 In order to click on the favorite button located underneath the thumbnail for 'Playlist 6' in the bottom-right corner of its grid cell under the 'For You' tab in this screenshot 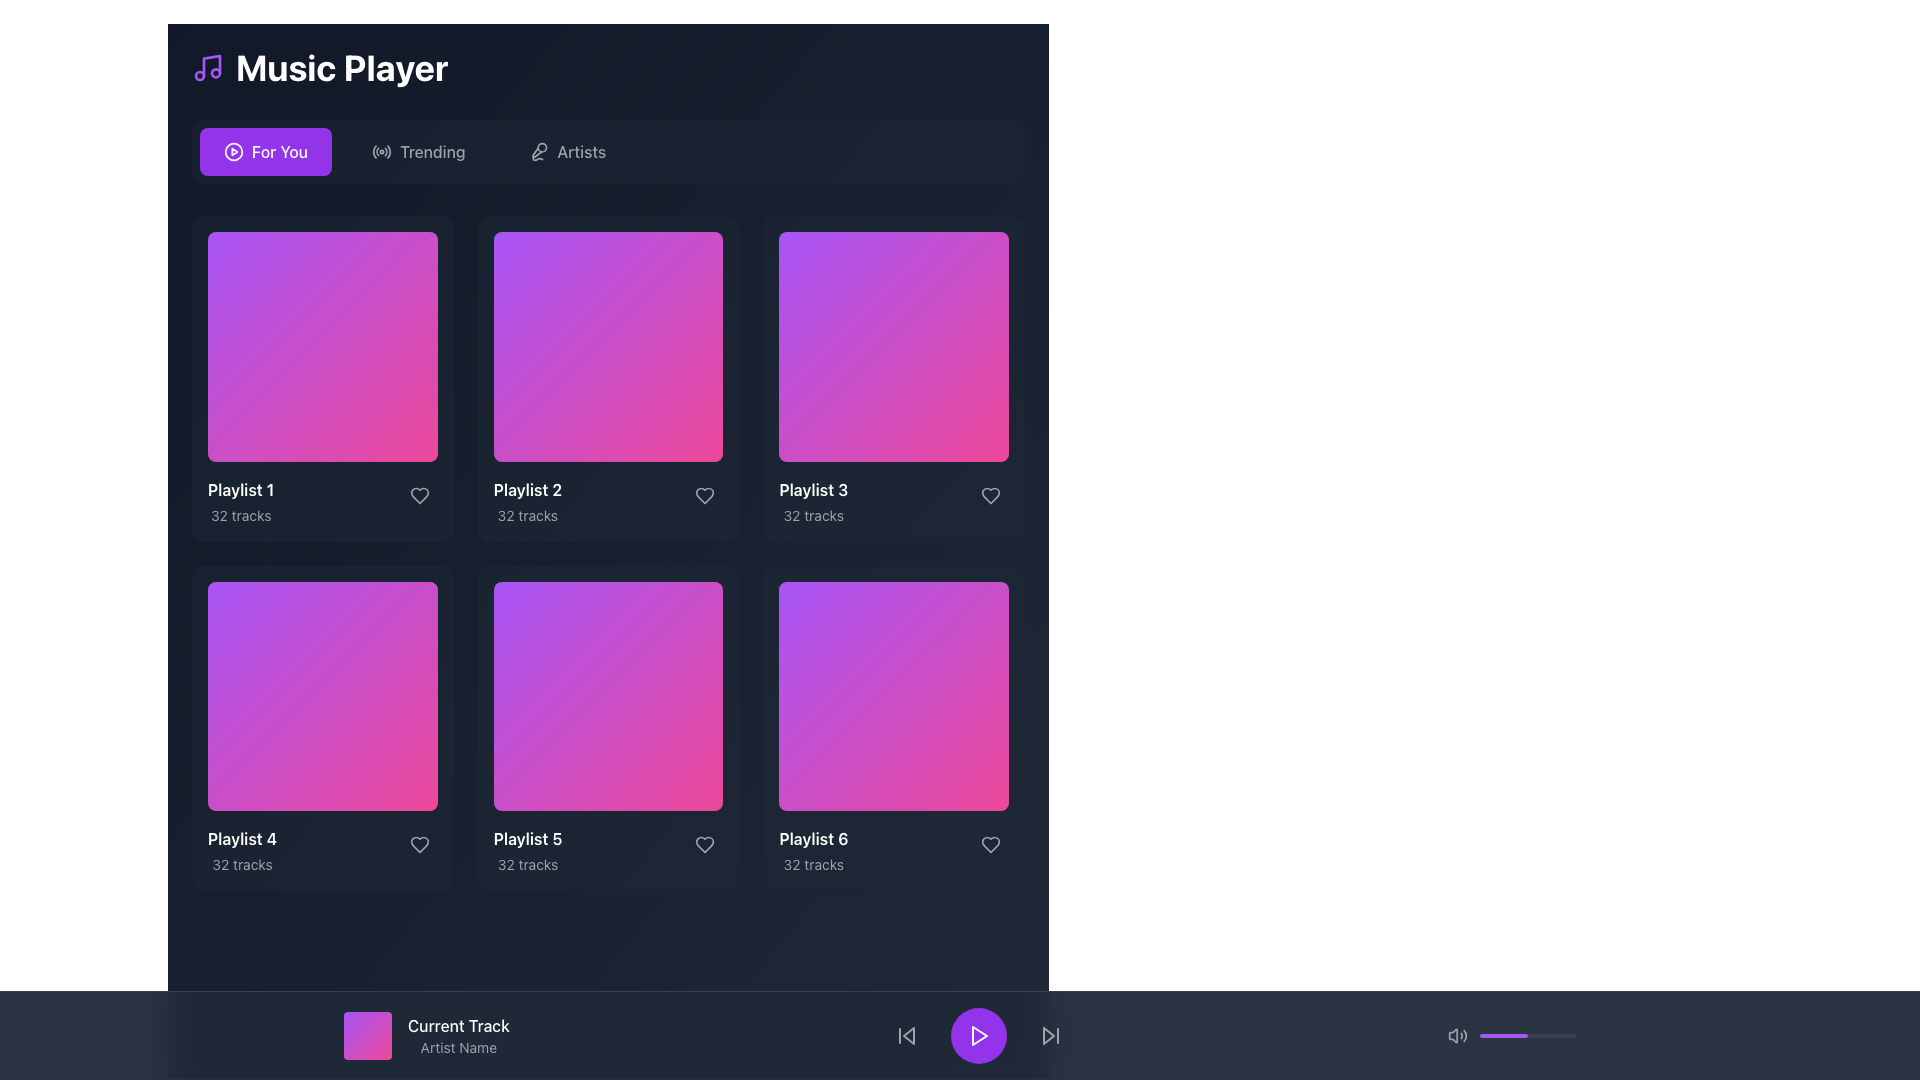, I will do `click(990, 845)`.